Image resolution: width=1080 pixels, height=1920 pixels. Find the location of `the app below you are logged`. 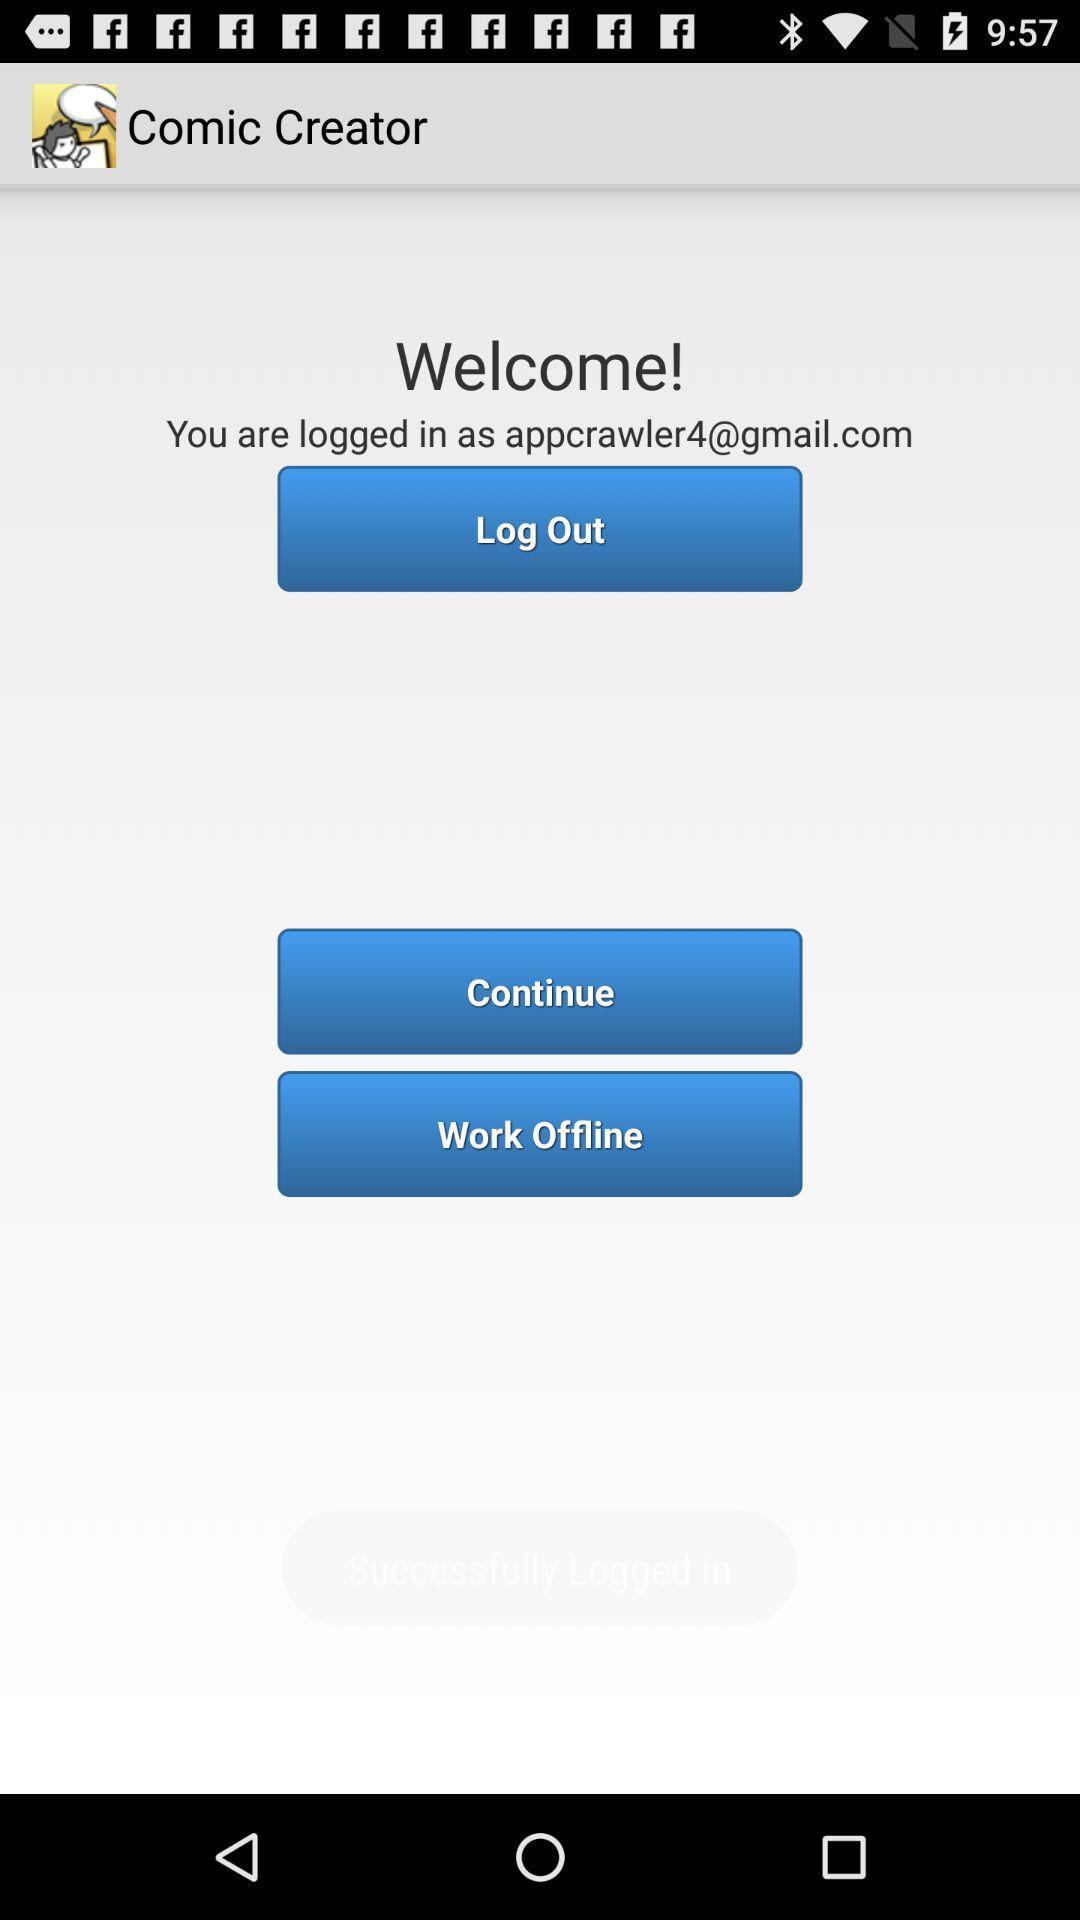

the app below you are logged is located at coordinates (540, 528).